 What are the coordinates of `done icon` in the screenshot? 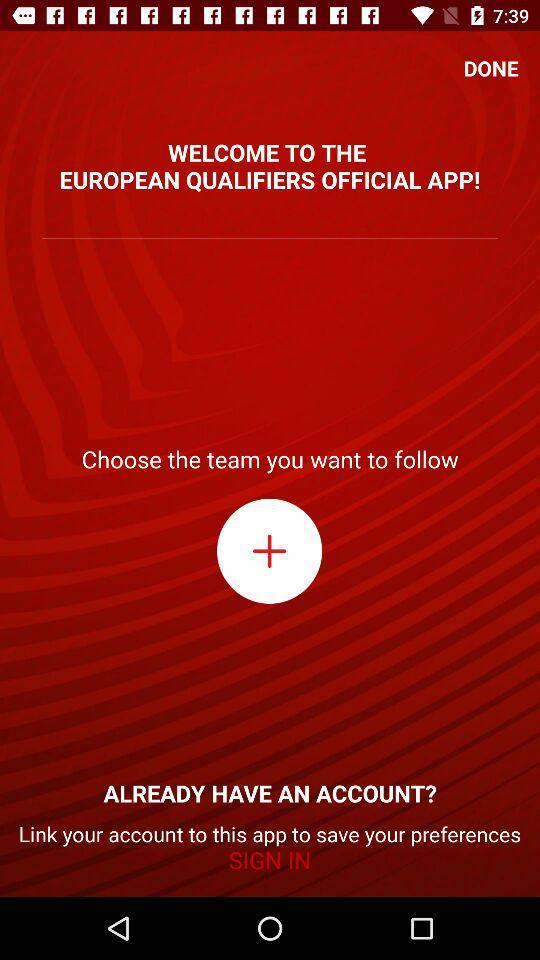 It's located at (490, 68).